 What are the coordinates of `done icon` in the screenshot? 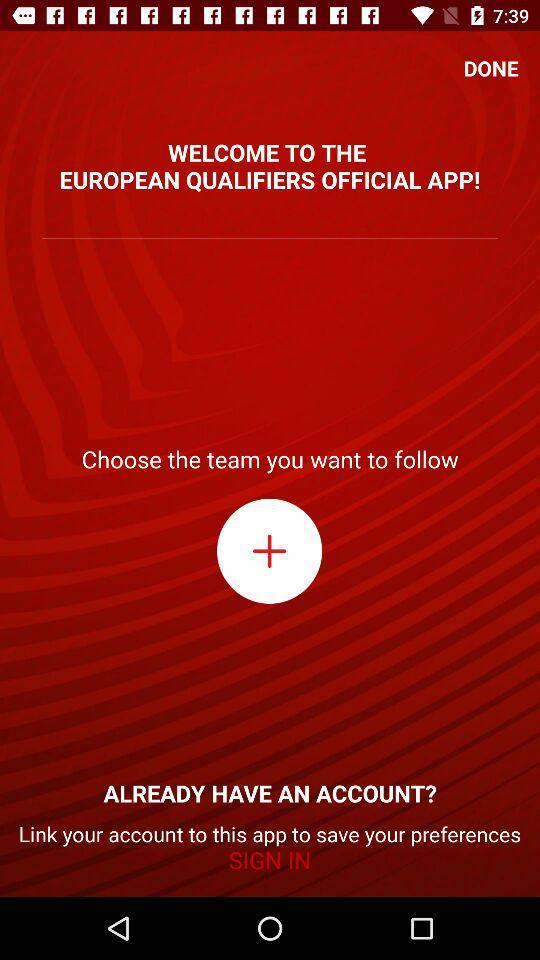 It's located at (490, 68).